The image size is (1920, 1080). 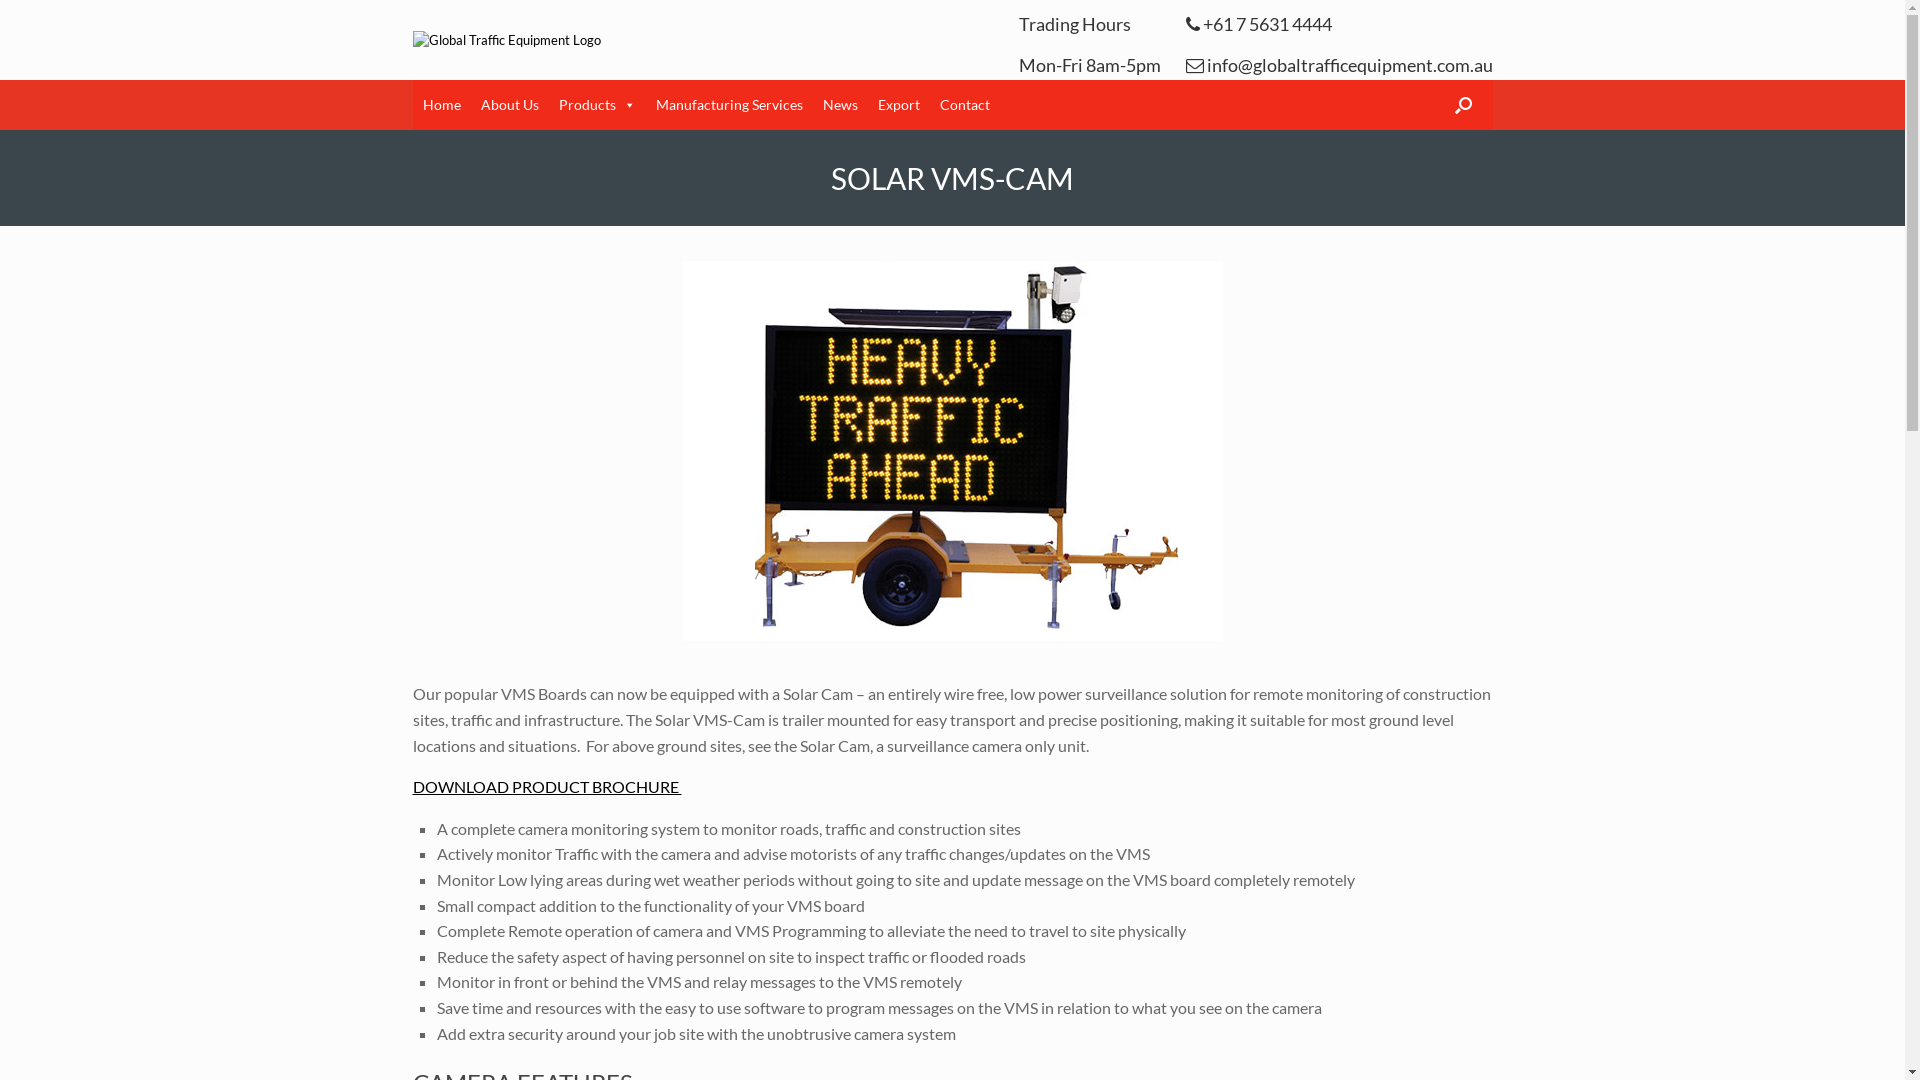 What do you see at coordinates (964, 104) in the screenshot?
I see `'Contact'` at bounding box center [964, 104].